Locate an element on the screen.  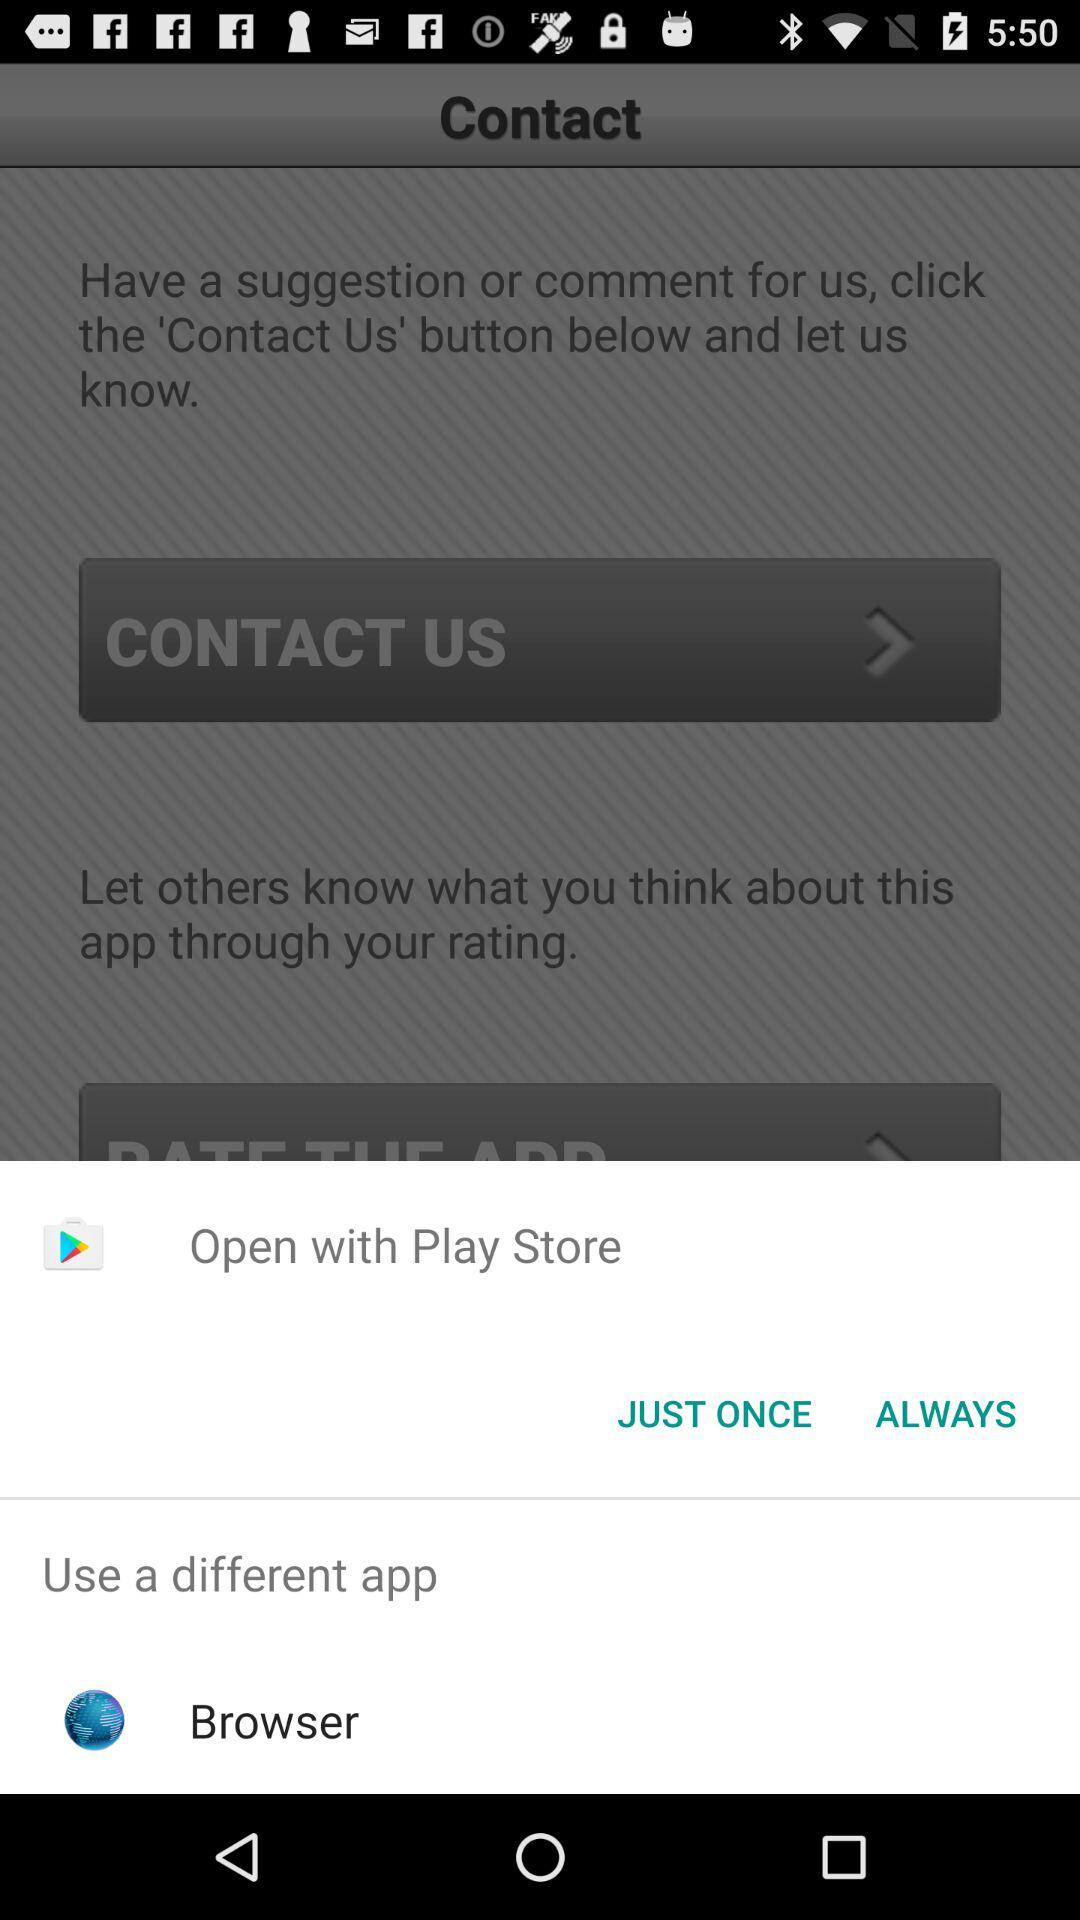
the browser item is located at coordinates (274, 1719).